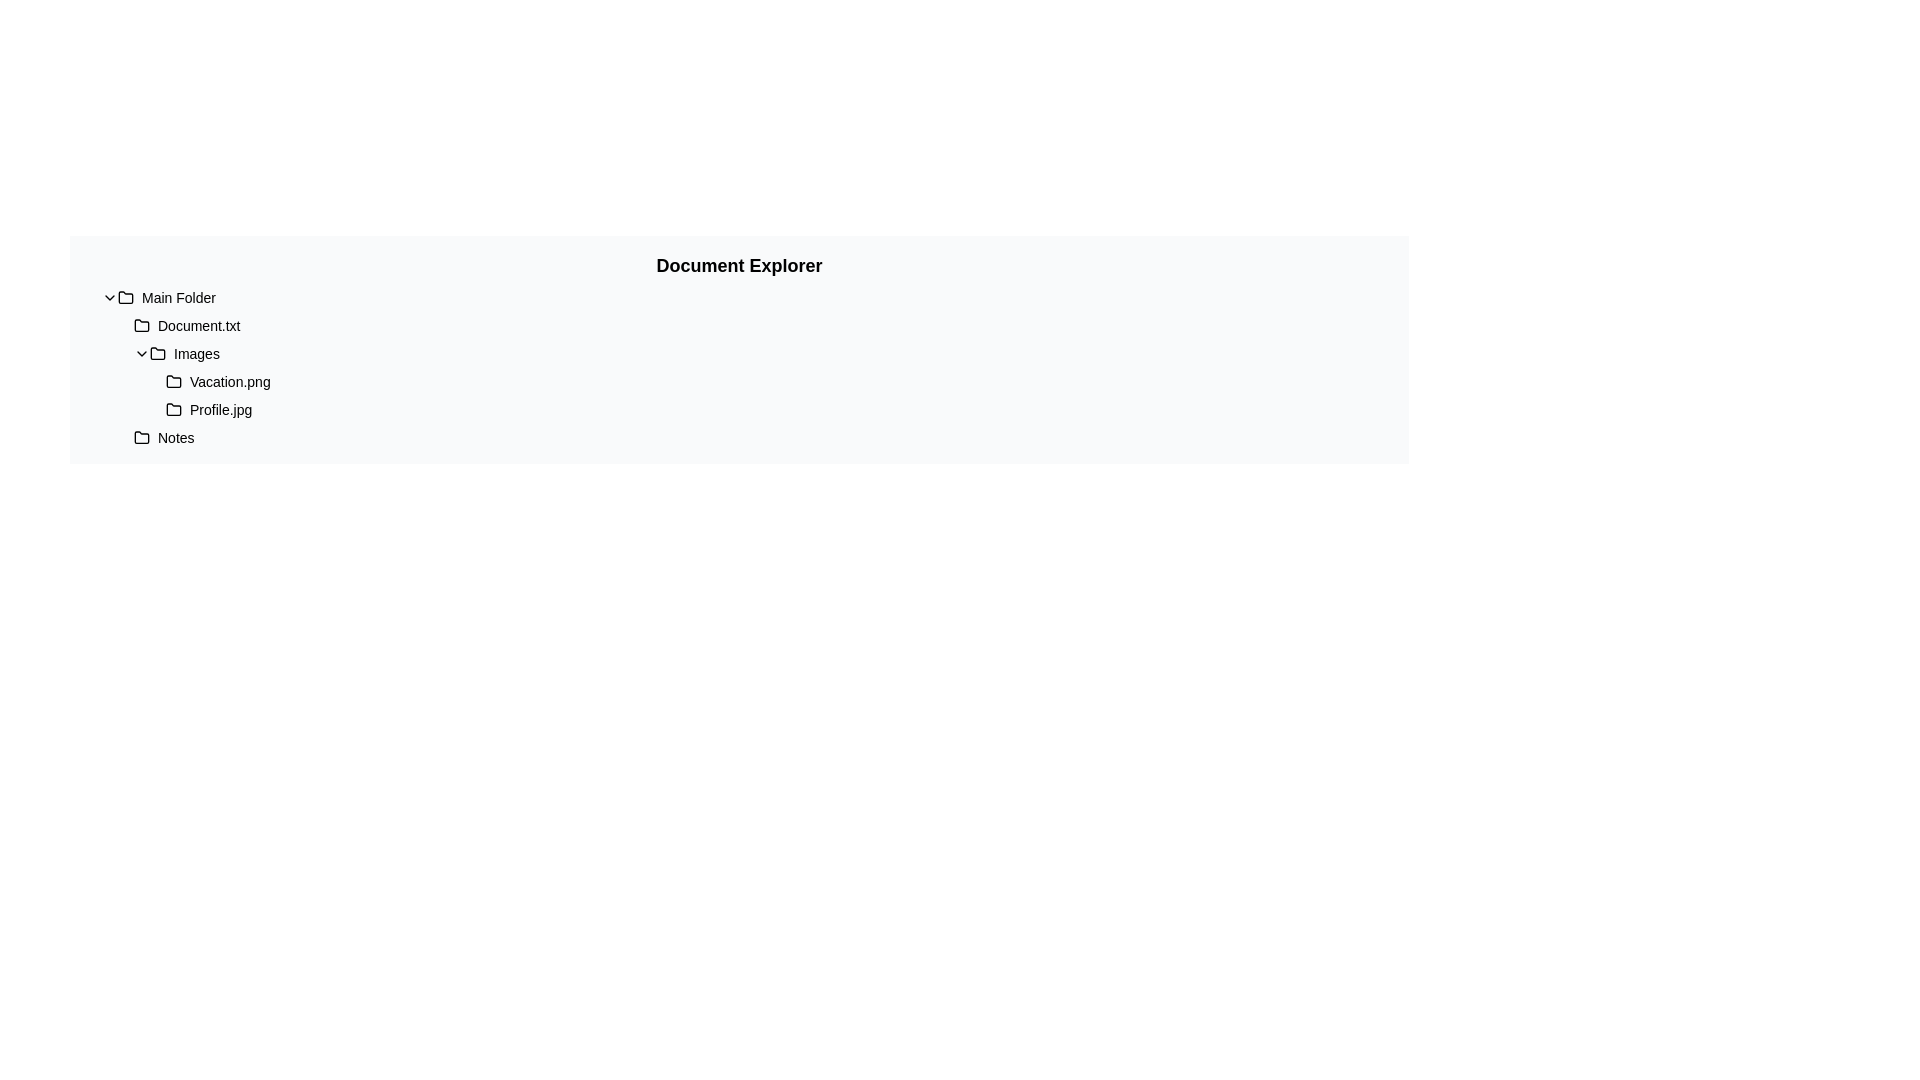  Describe the element at coordinates (157, 352) in the screenshot. I see `the SVG graphic element representing a folder located next to the 'Images' label in the file explorer interface for visual feedback` at that location.